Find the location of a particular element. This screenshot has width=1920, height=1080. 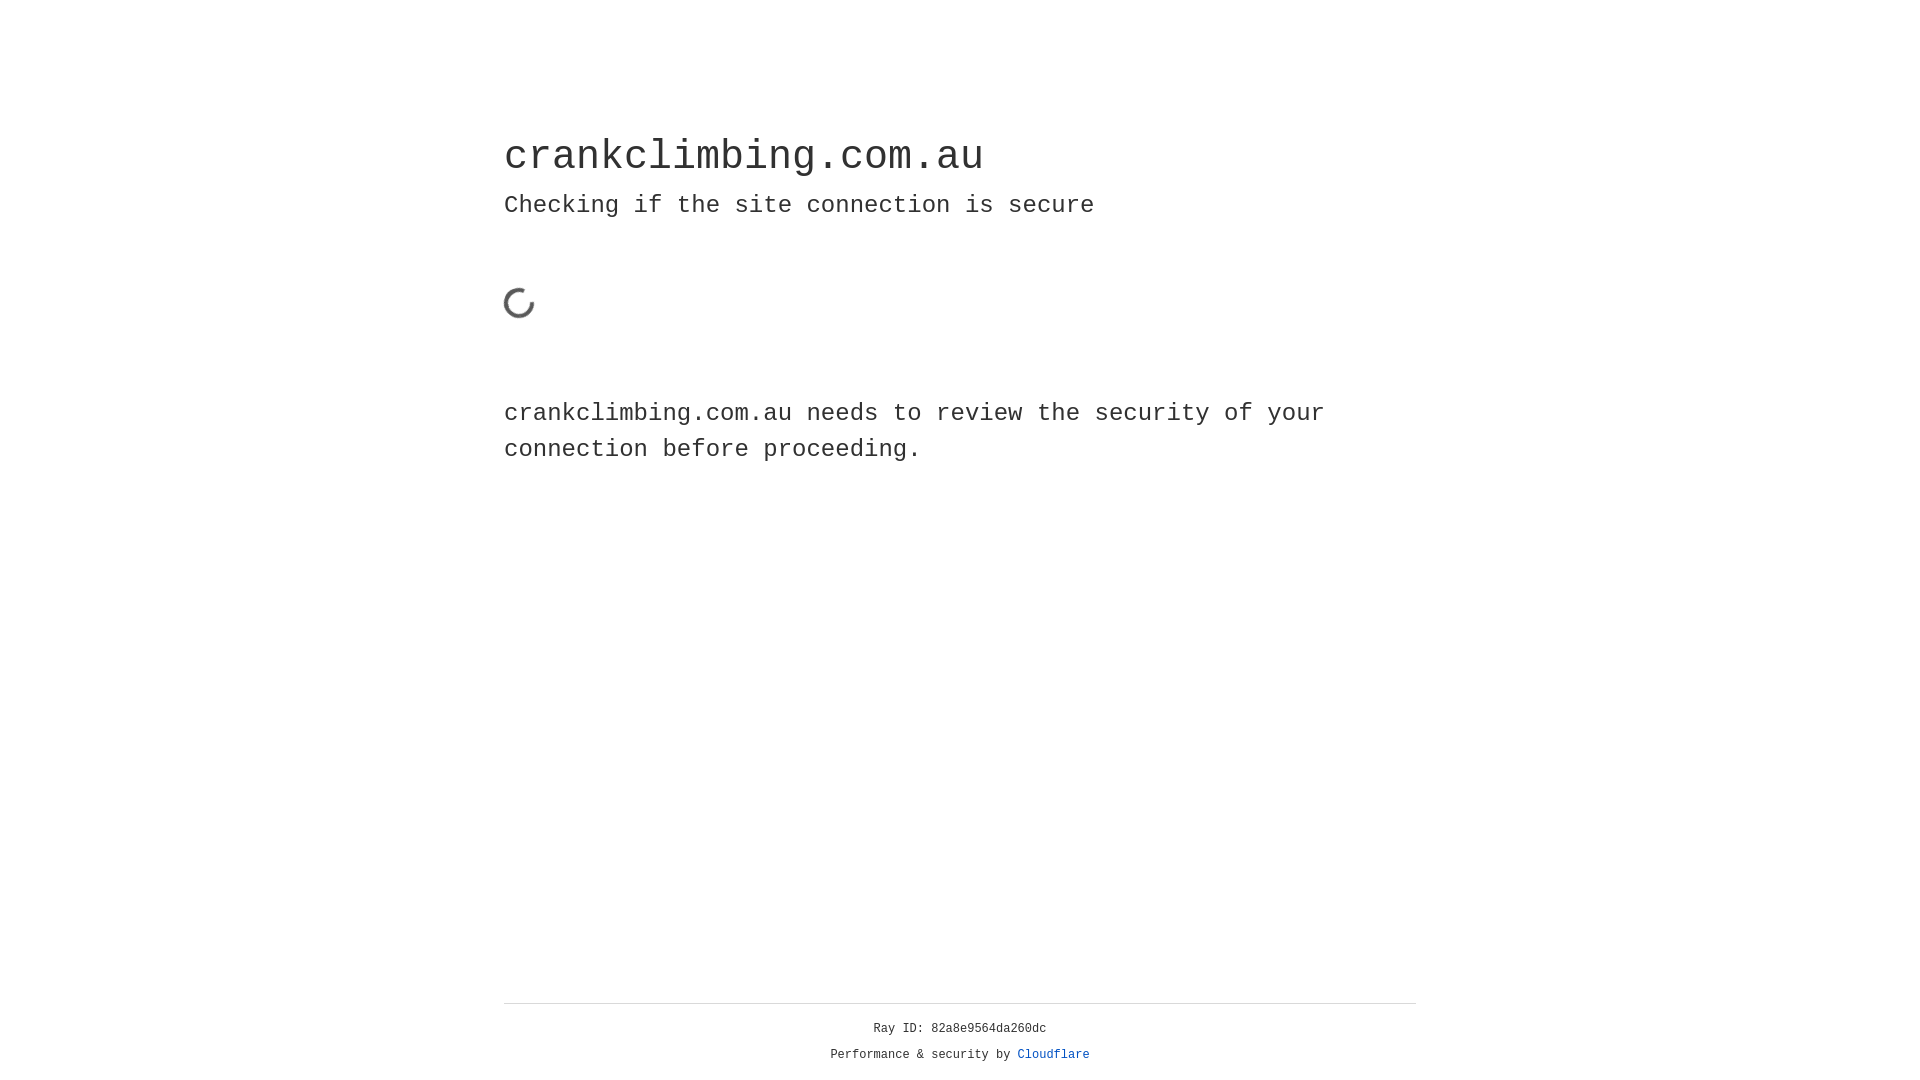

'Cloudflare' is located at coordinates (1053, 1054).